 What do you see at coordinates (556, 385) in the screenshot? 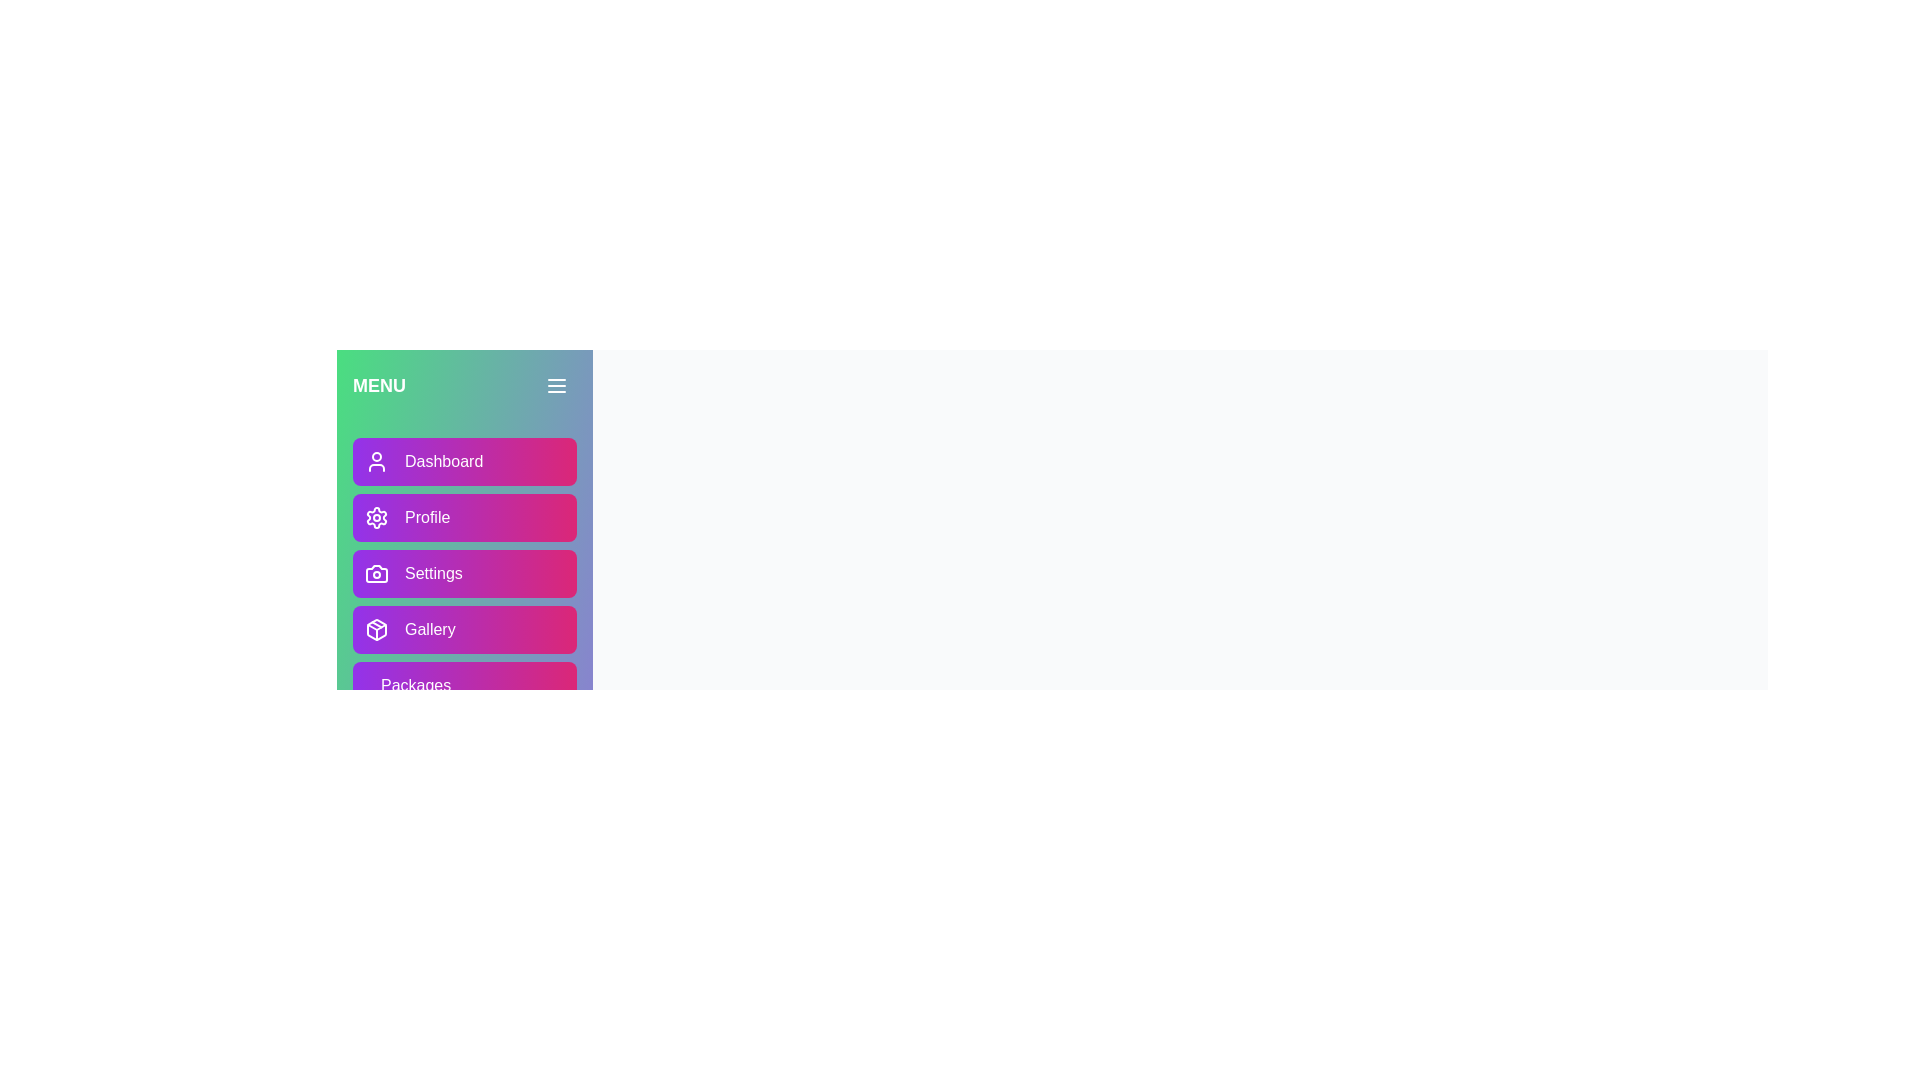
I see `the menu icon to toggle the drawer menu` at bounding box center [556, 385].